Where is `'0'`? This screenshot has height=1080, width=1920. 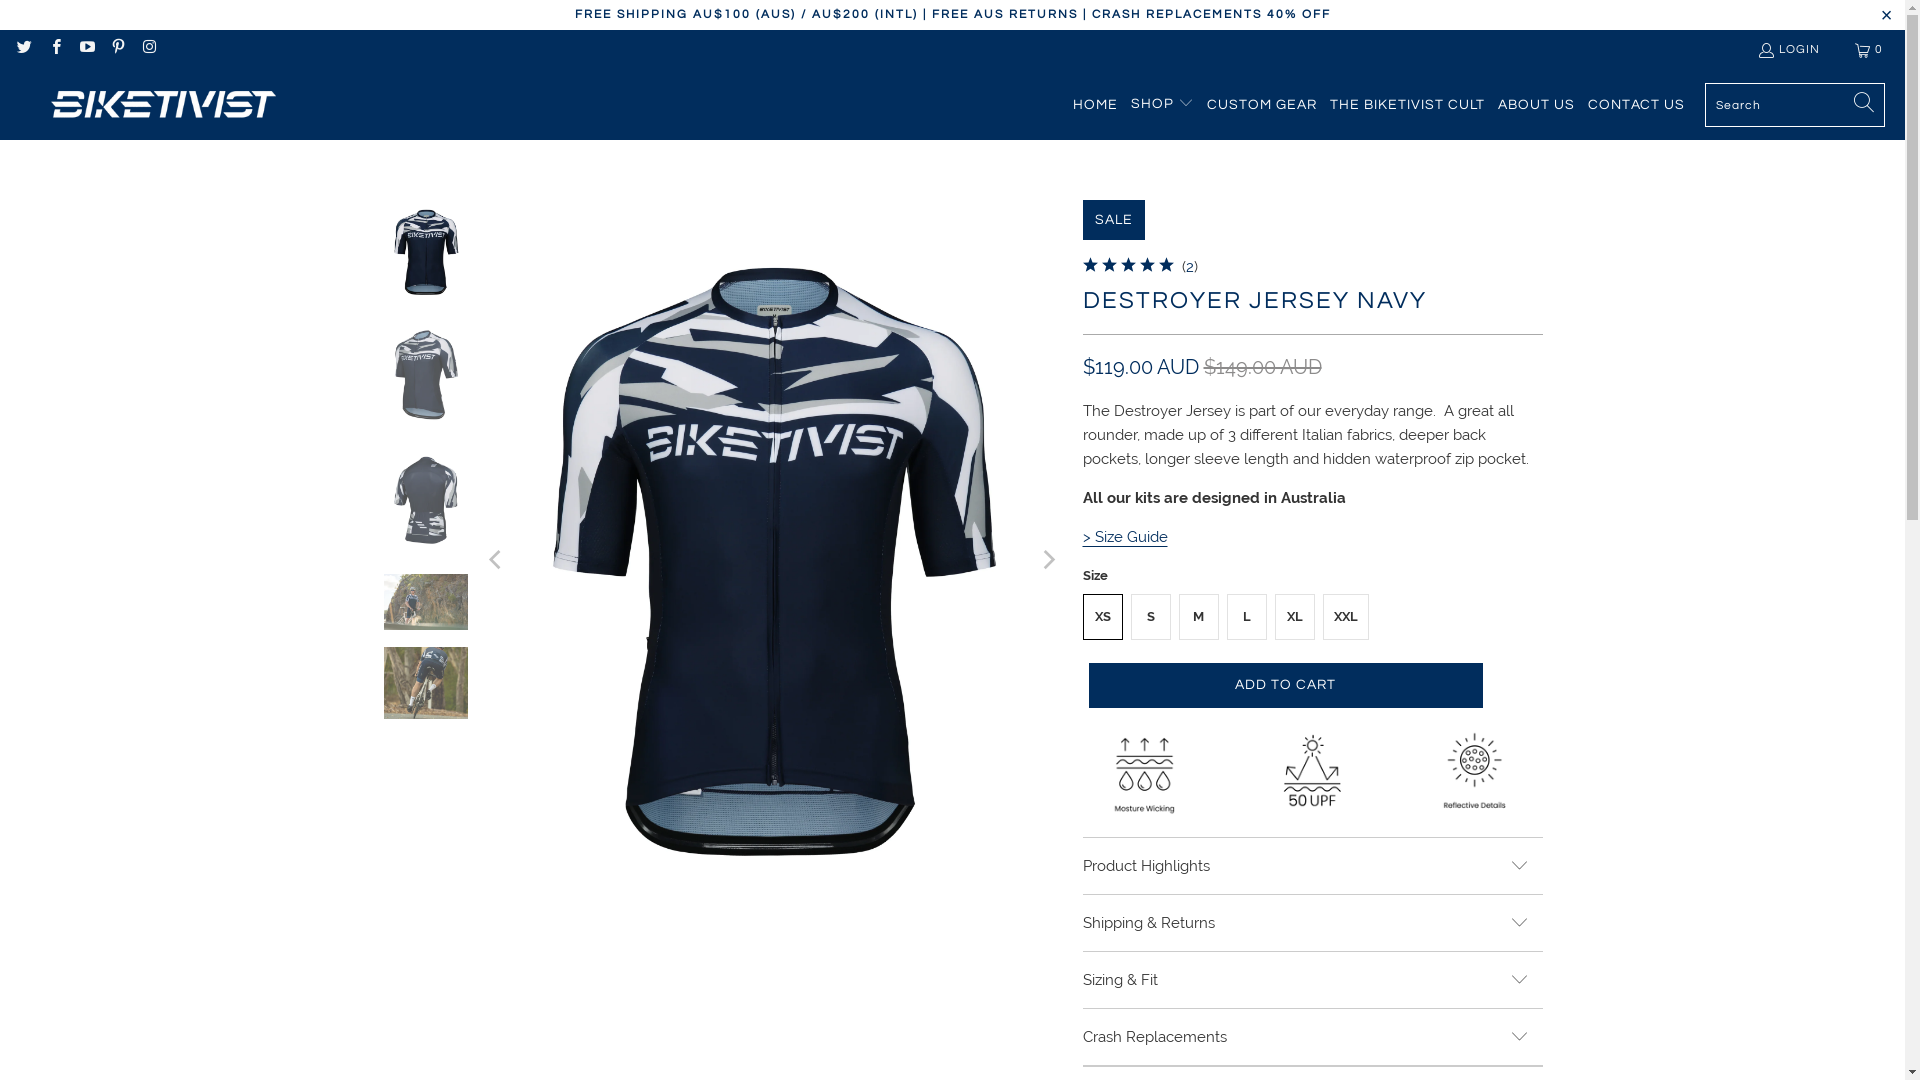 '0' is located at coordinates (1869, 49).